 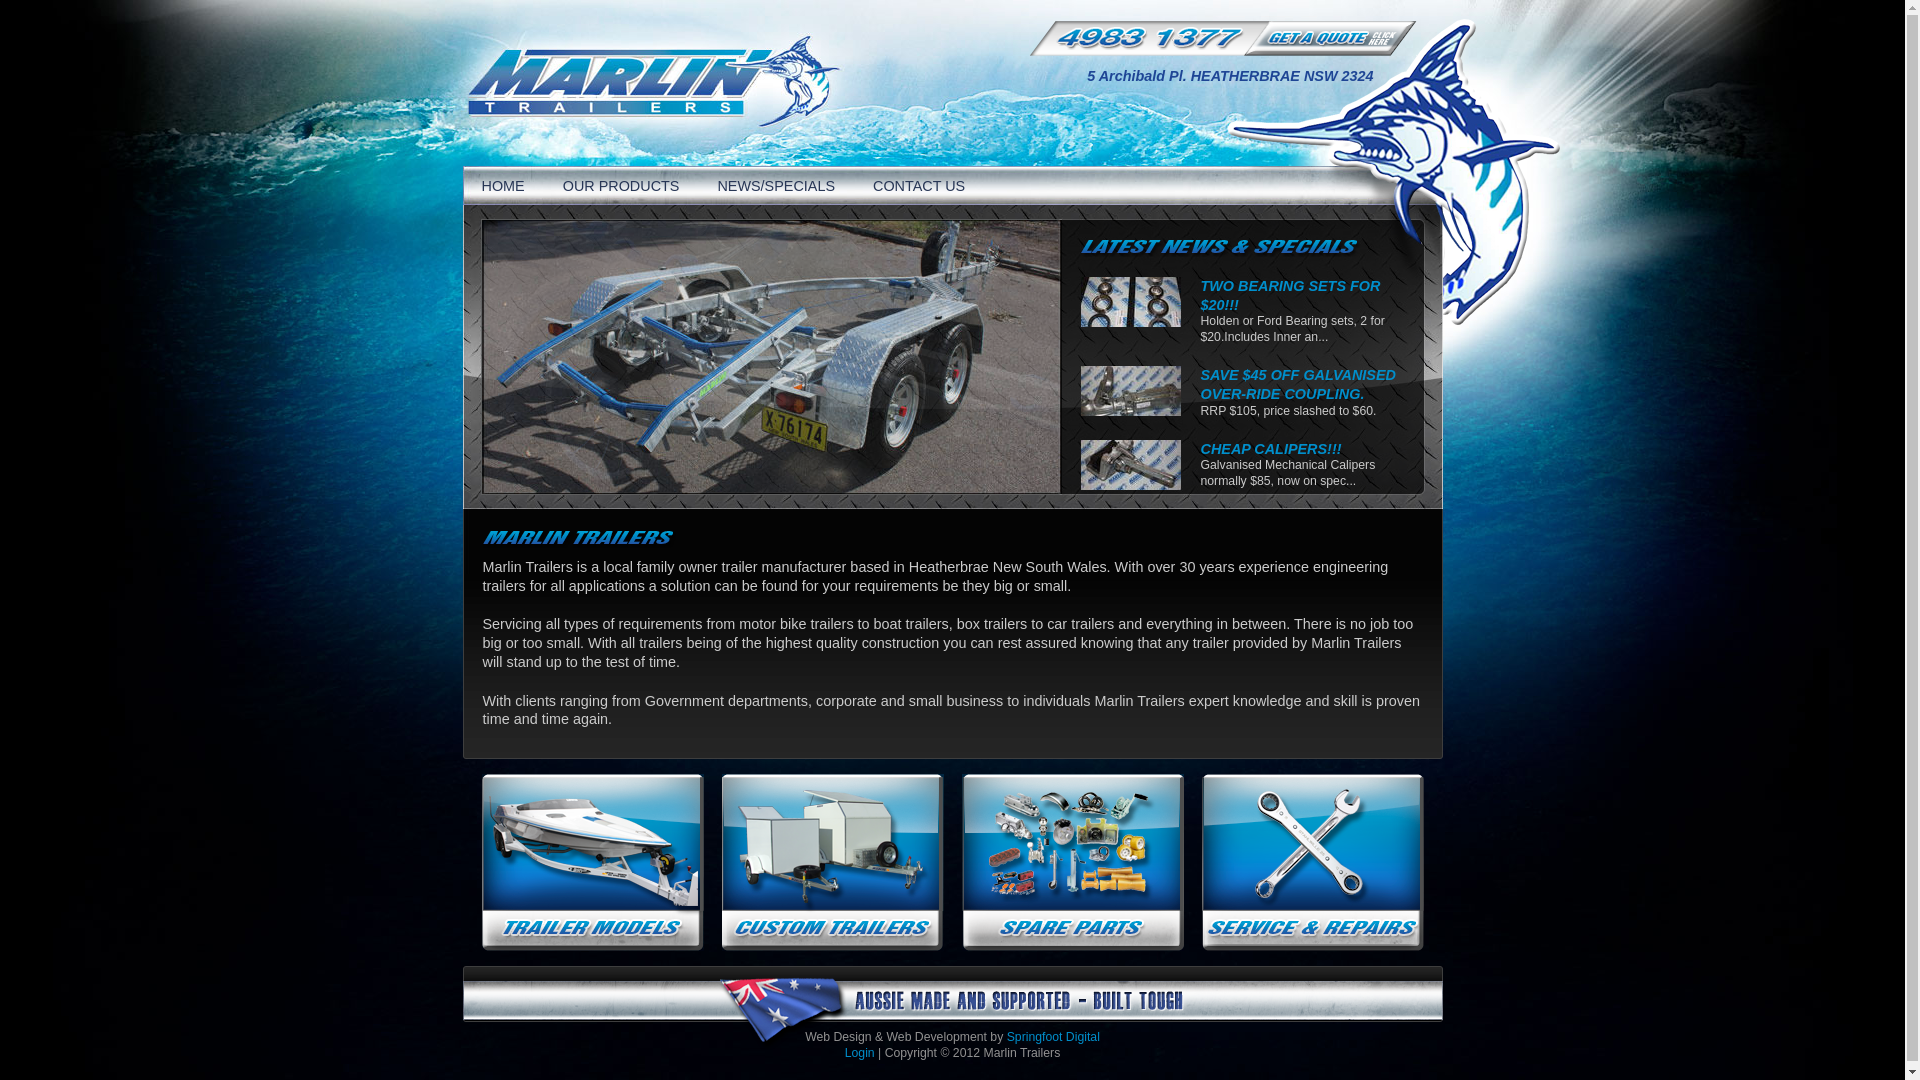 What do you see at coordinates (833, 861) in the screenshot?
I see `'Custom Trailers'` at bounding box center [833, 861].